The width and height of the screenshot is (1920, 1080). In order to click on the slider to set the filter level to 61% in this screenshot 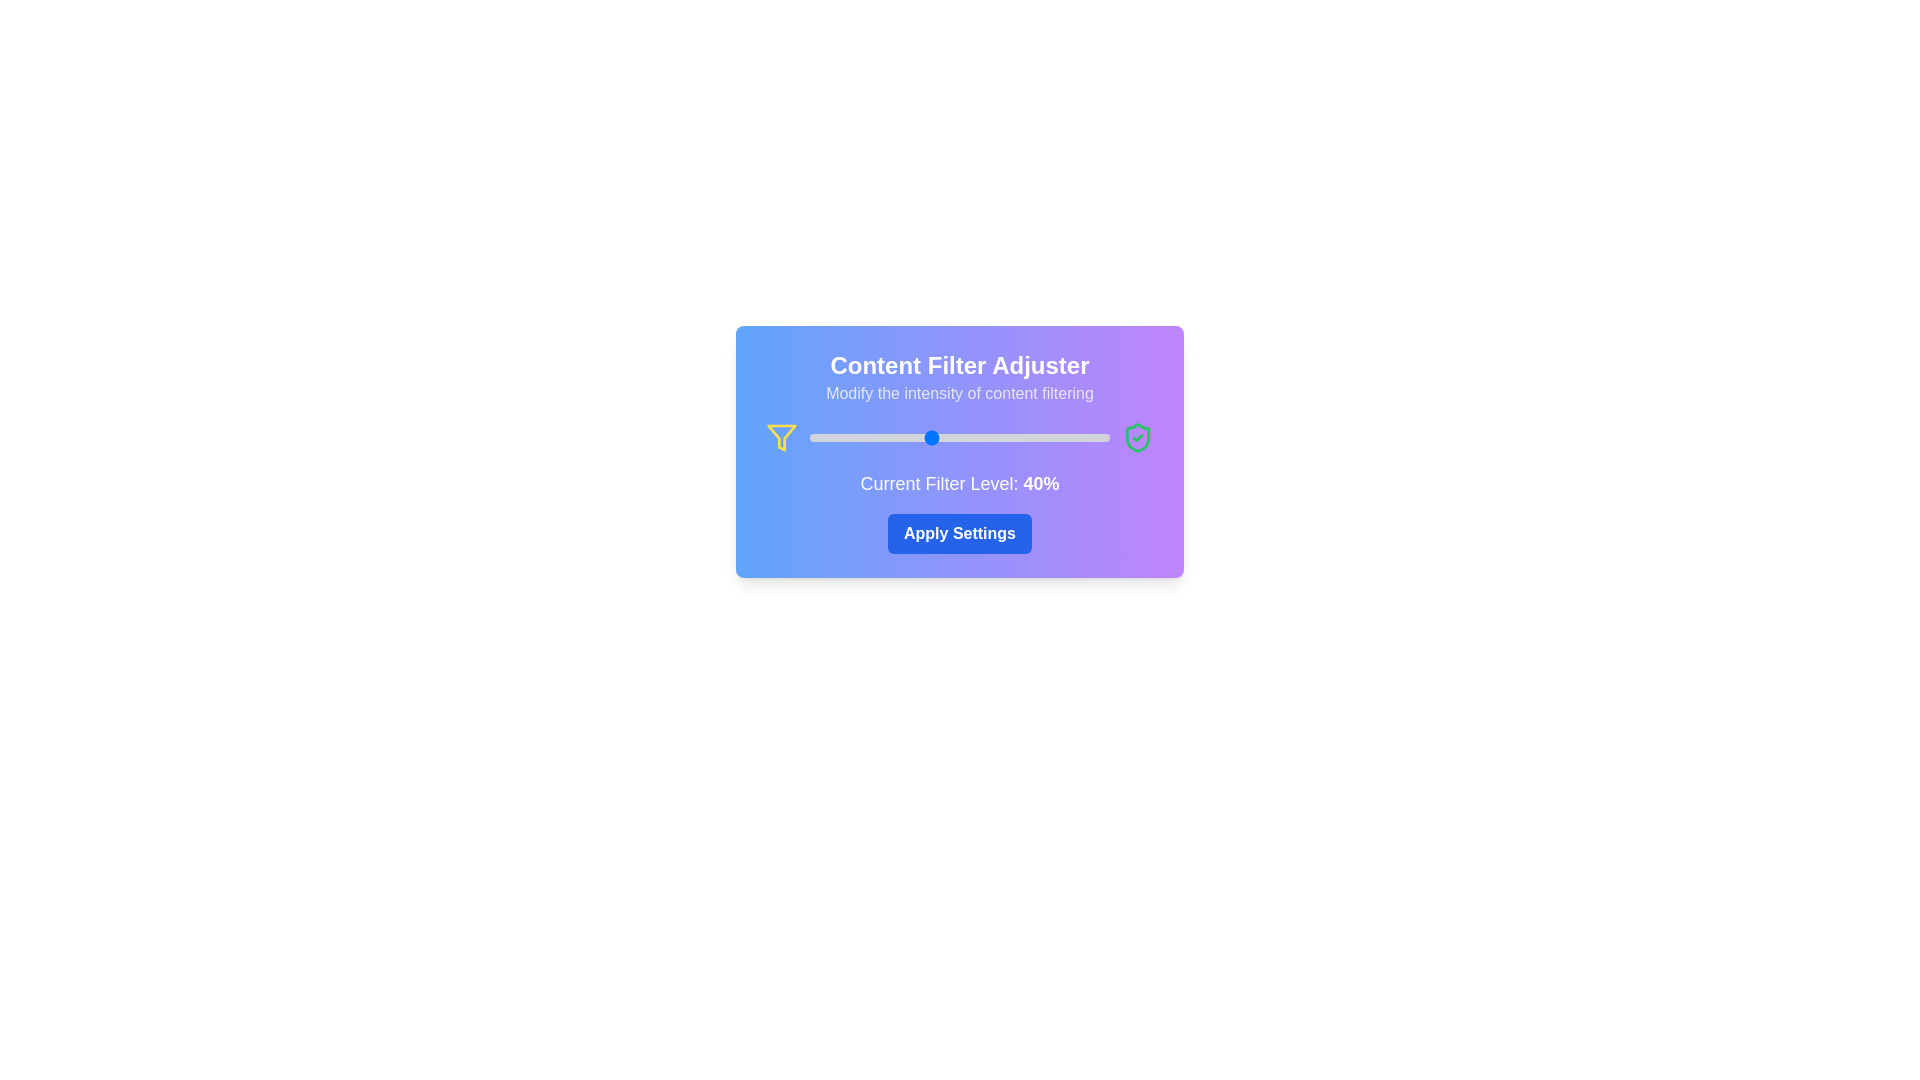, I will do `click(993, 437)`.